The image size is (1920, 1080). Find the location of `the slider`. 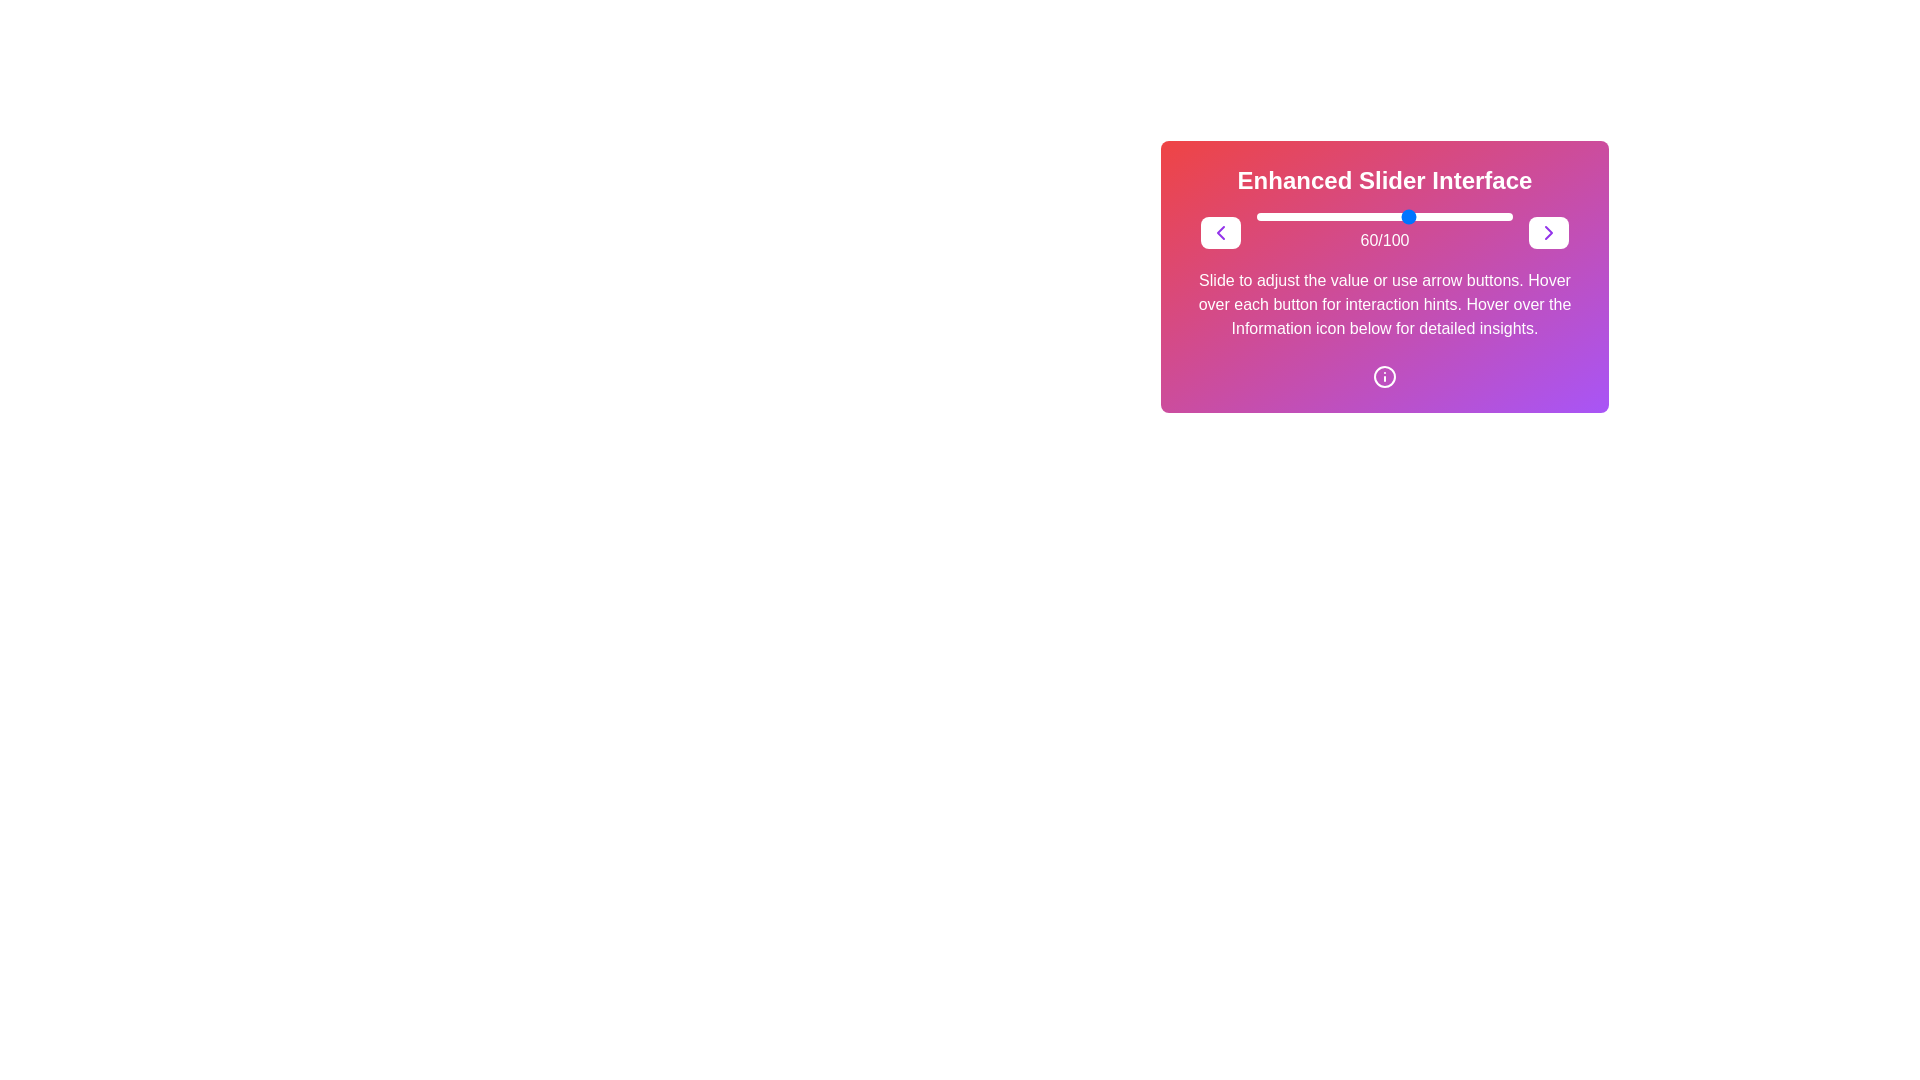

the slider is located at coordinates (1305, 216).